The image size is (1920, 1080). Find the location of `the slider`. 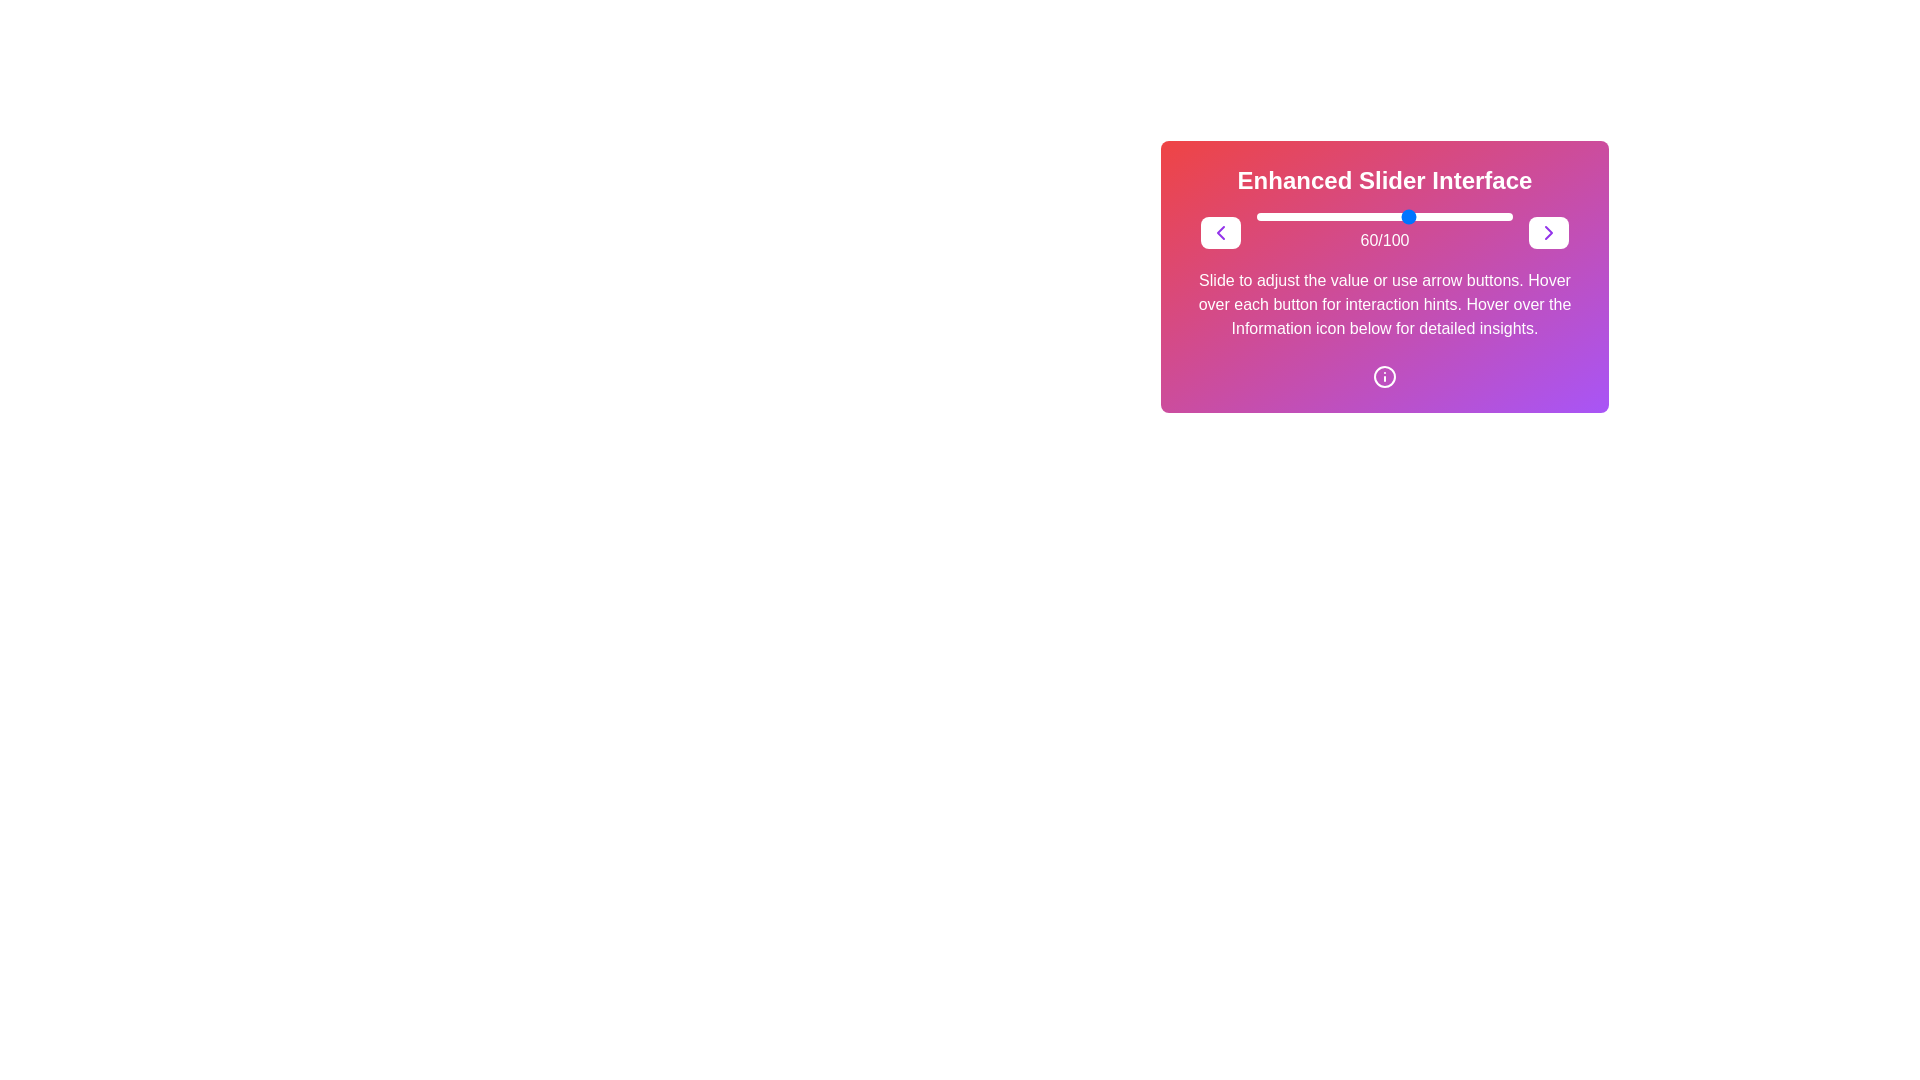

the slider is located at coordinates (1305, 216).